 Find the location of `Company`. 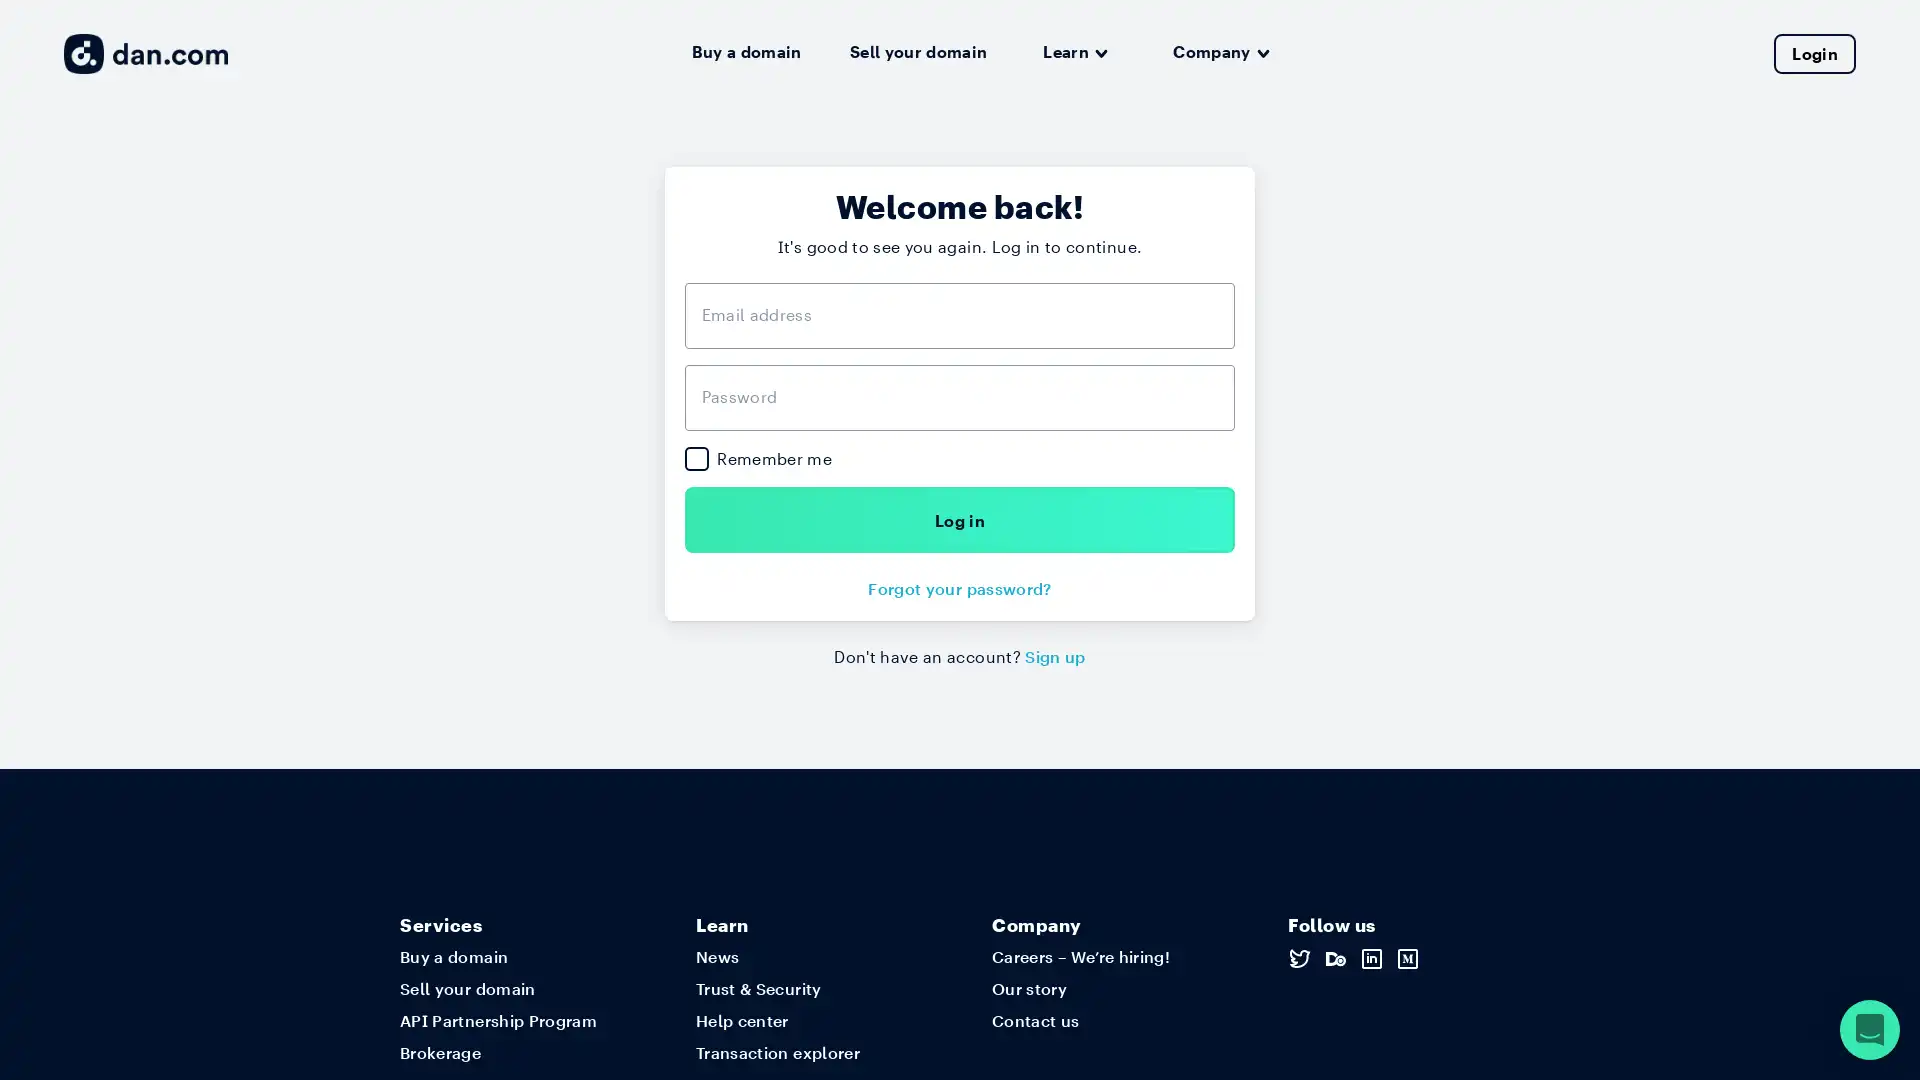

Company is located at coordinates (1220, 52).